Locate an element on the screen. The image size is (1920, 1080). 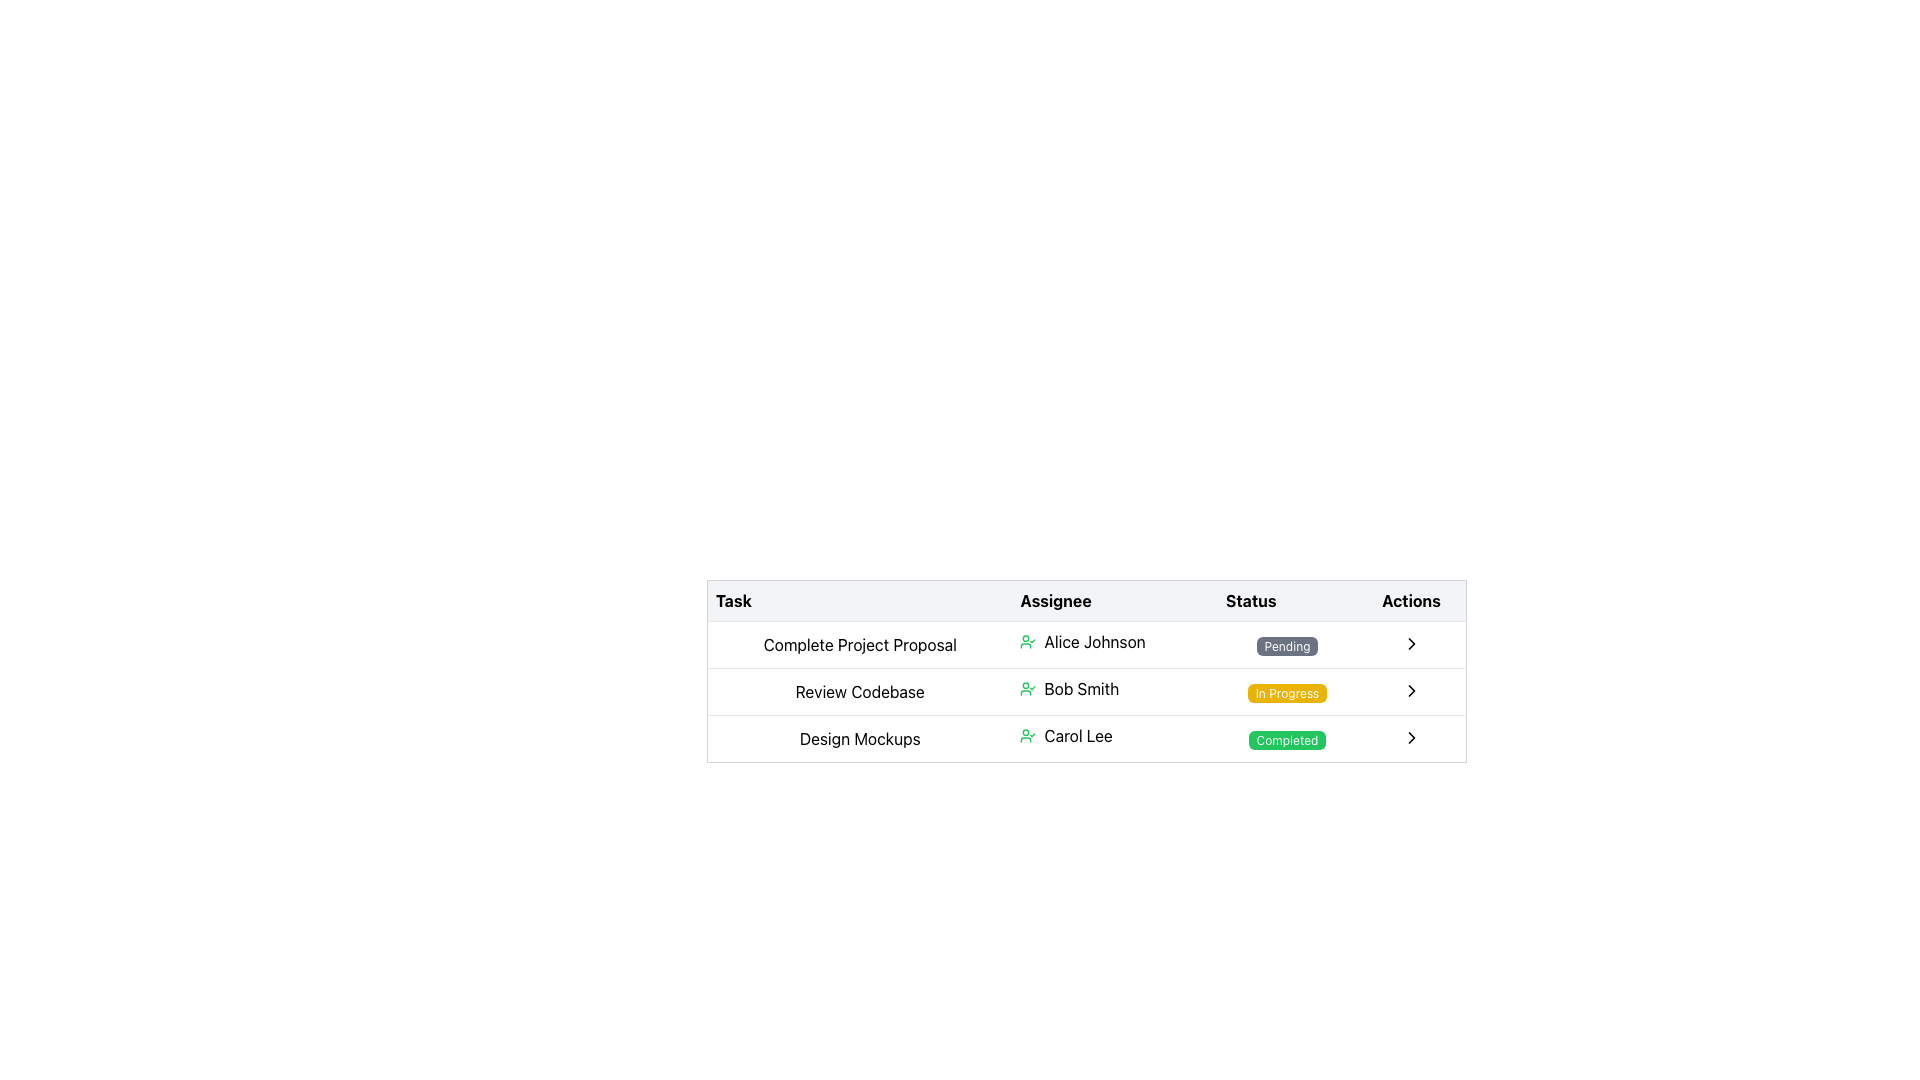
the third row of the task table that contains the task name 'Design Mockups', assignee 'Carol Lee', status 'Completed', and an arrow icon is located at coordinates (1085, 739).